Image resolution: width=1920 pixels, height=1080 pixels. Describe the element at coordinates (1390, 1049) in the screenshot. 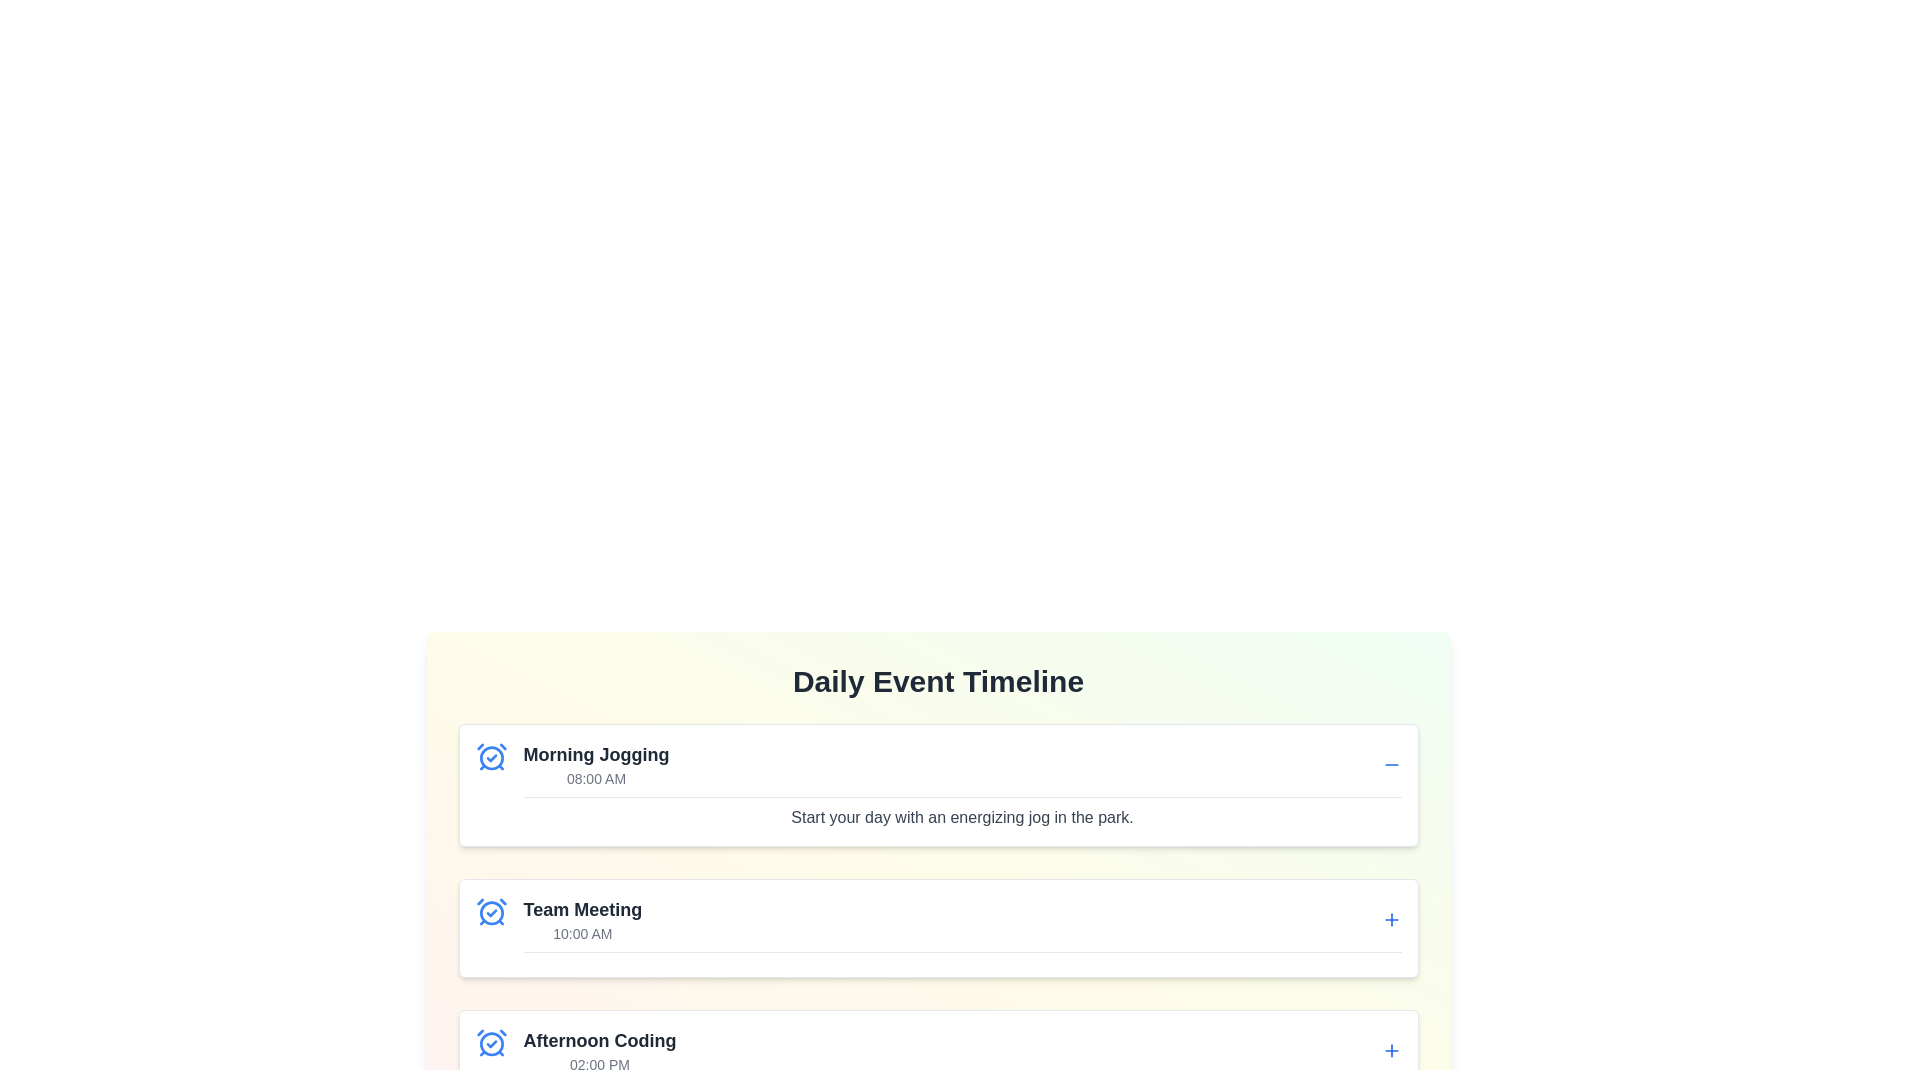

I see `the action button for adding more details to the 'Afternoon Coding' event located on the bottom row of the 'Daily Event Timeline' section, positioned on the far right side` at that location.